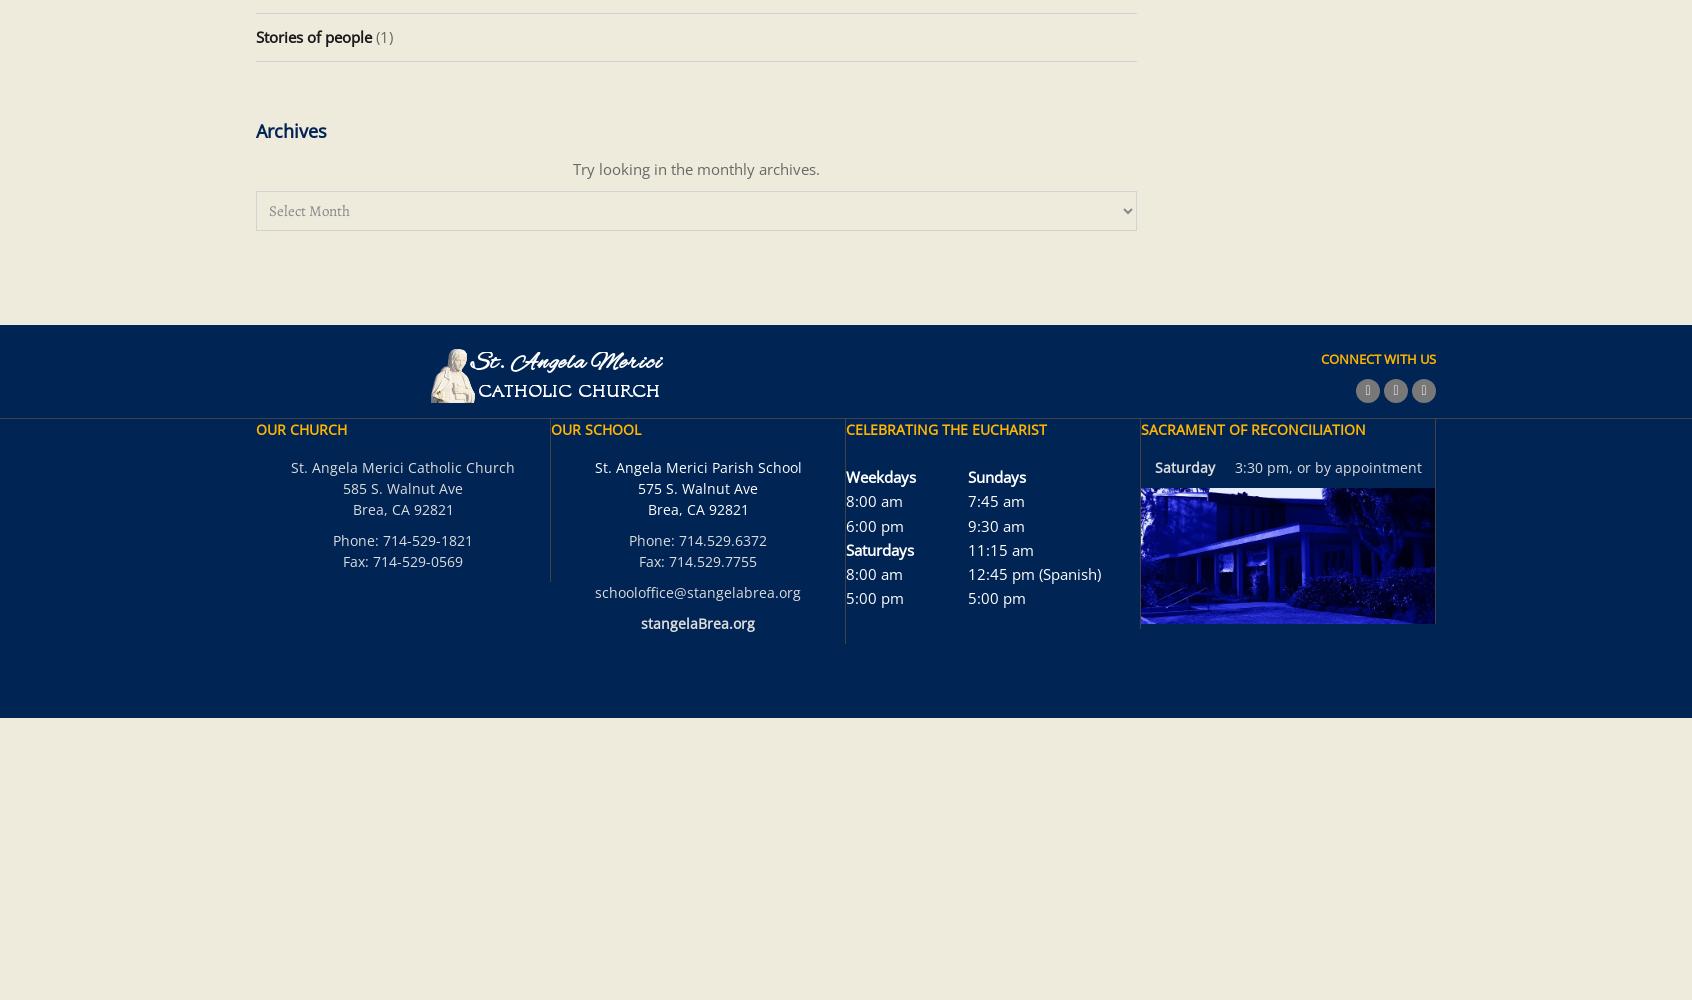 This screenshot has width=1692, height=1000. Describe the element at coordinates (594, 429) in the screenshot. I see `'Our School'` at that location.